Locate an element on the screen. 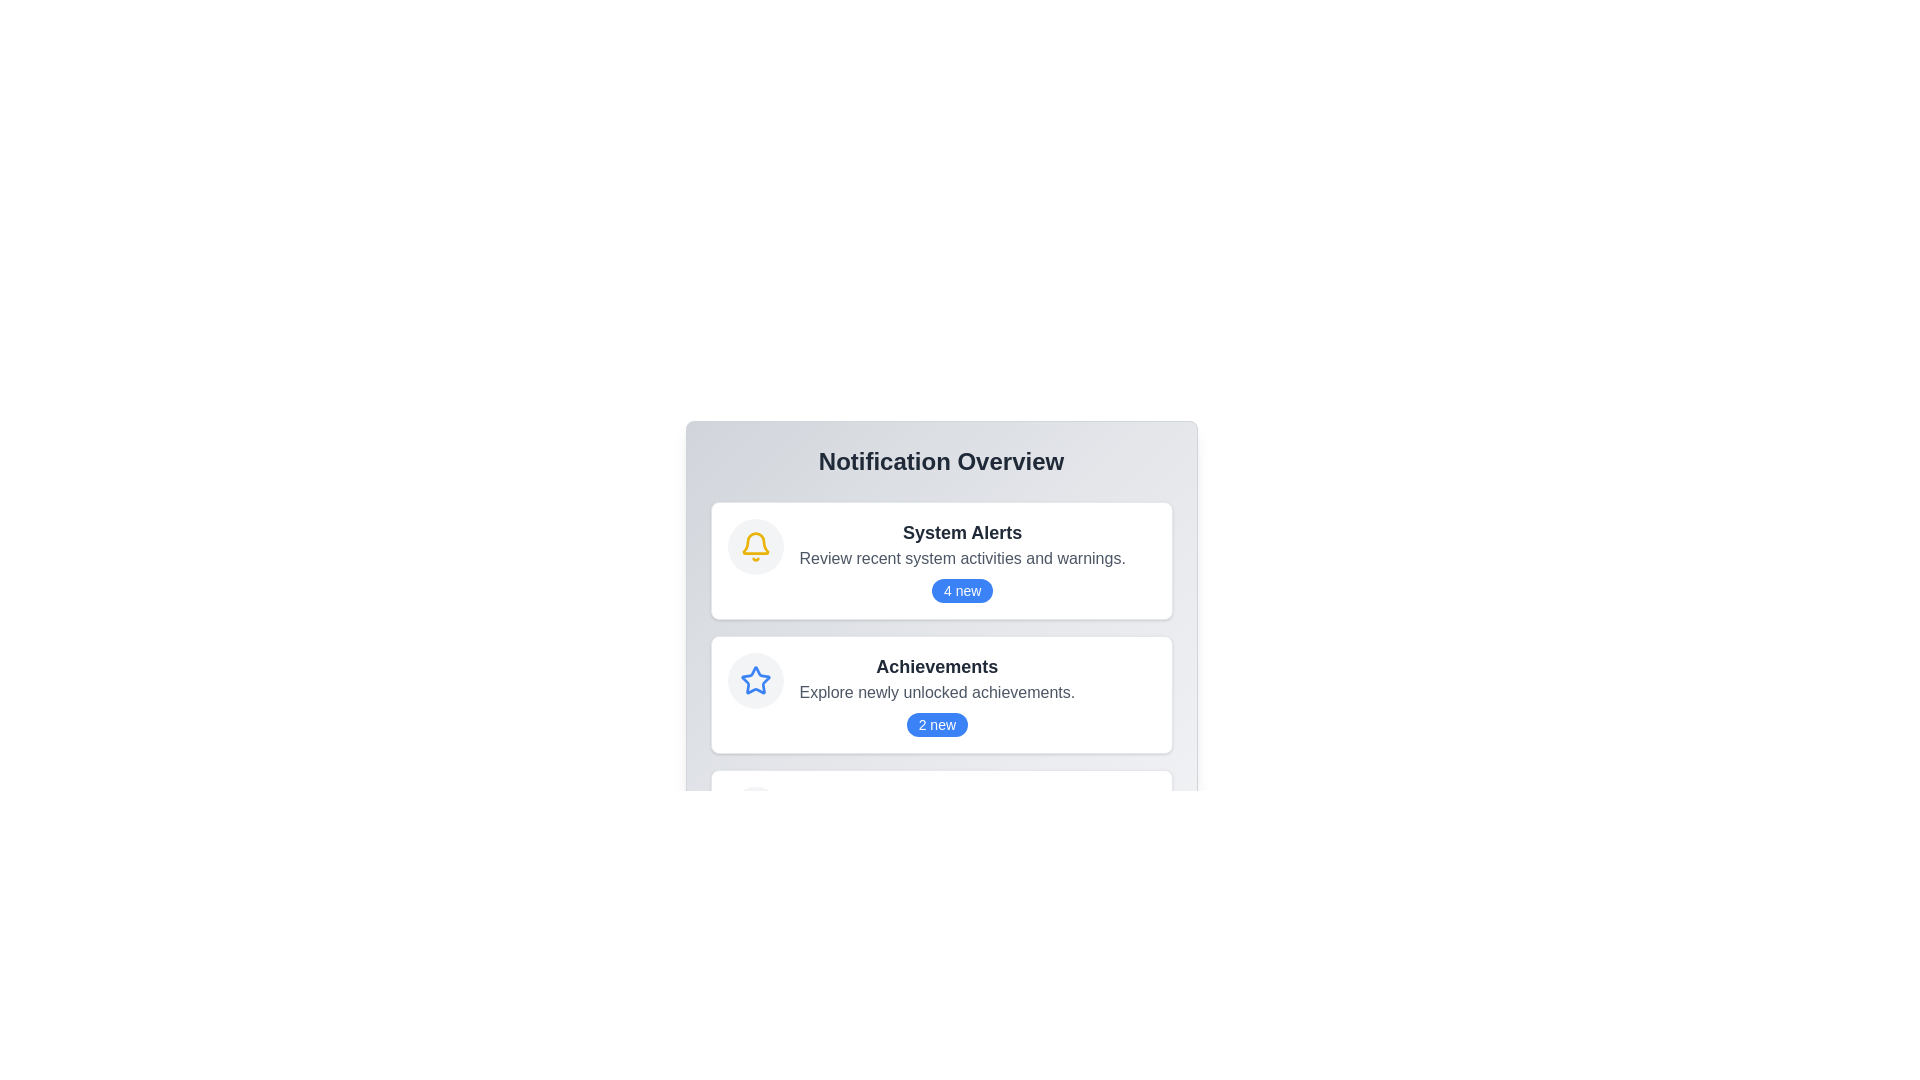 The image size is (1920, 1080). text label that serves as a heading for the achievements section, located in the second section of a card layout, positioned before the text 'Explore newly unlocked achievements.' is located at coordinates (936, 667).